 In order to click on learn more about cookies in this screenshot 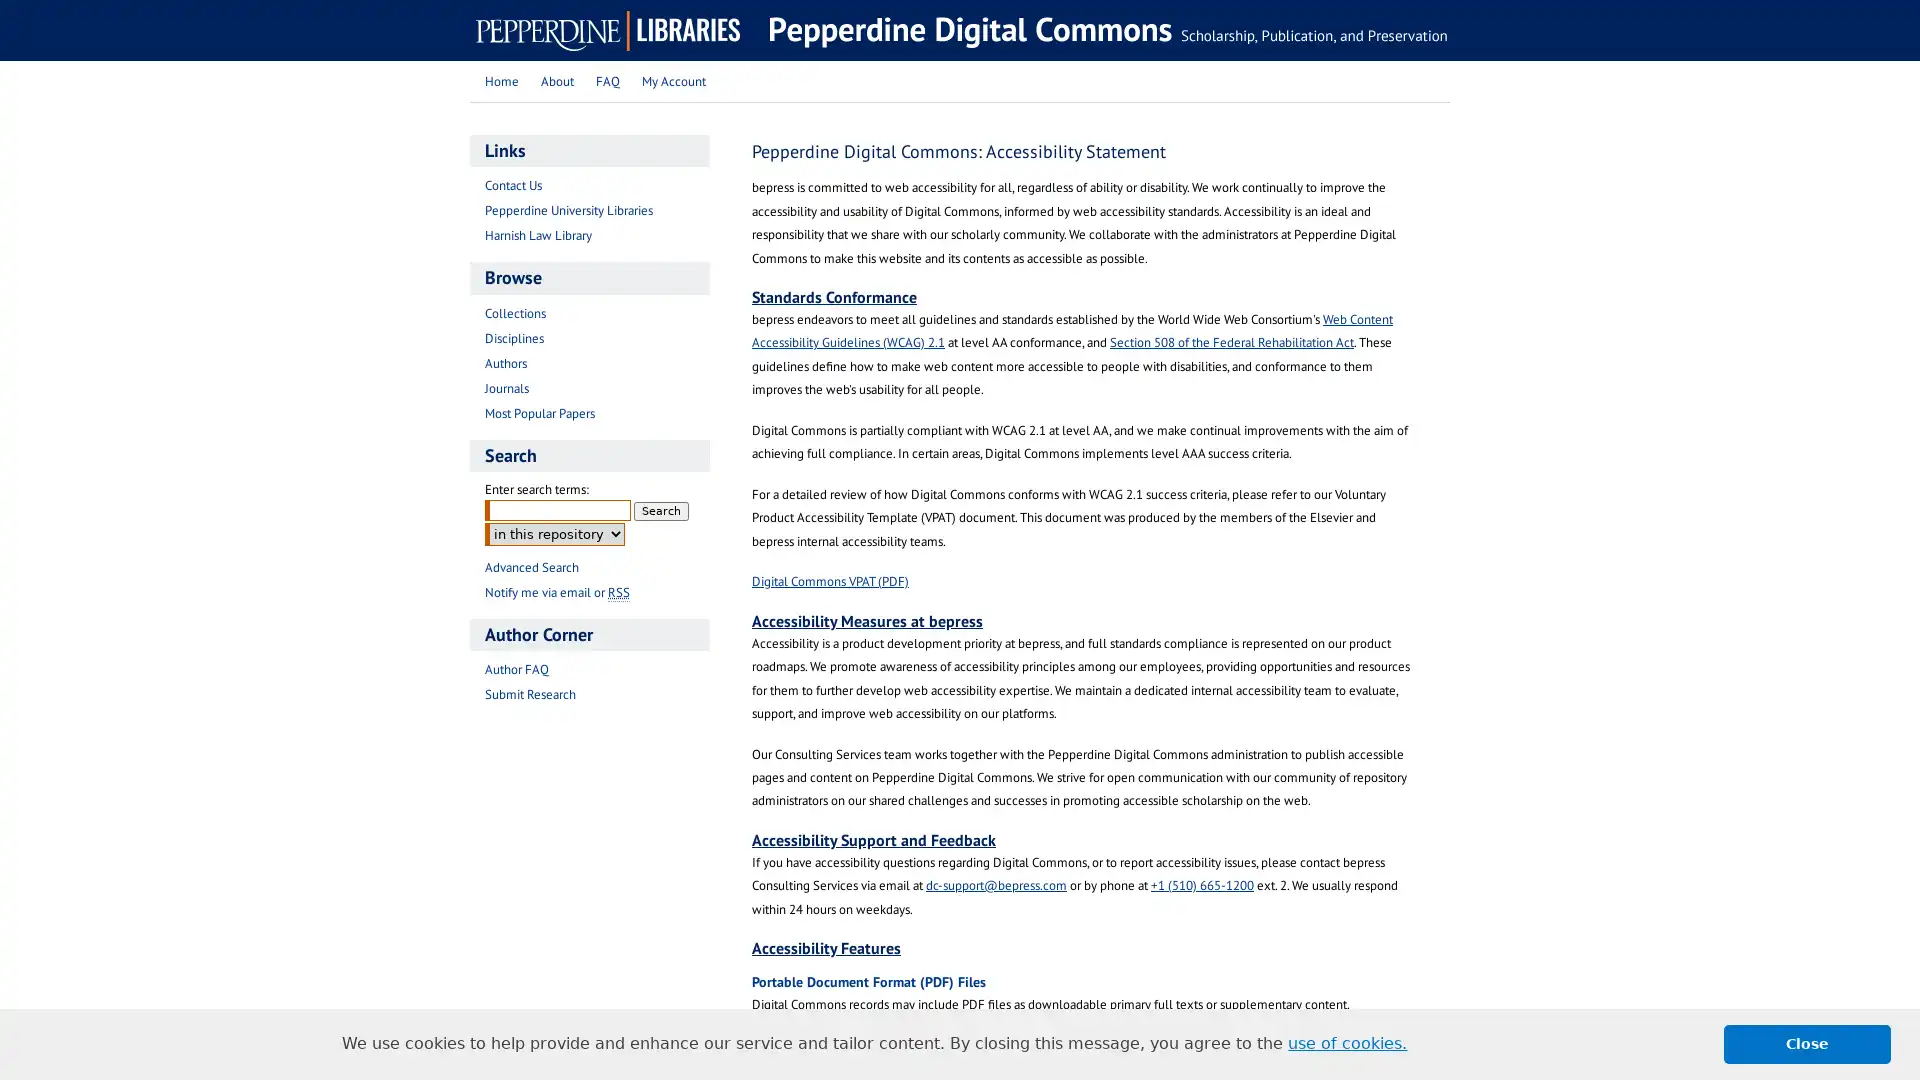, I will do `click(1347, 1043)`.